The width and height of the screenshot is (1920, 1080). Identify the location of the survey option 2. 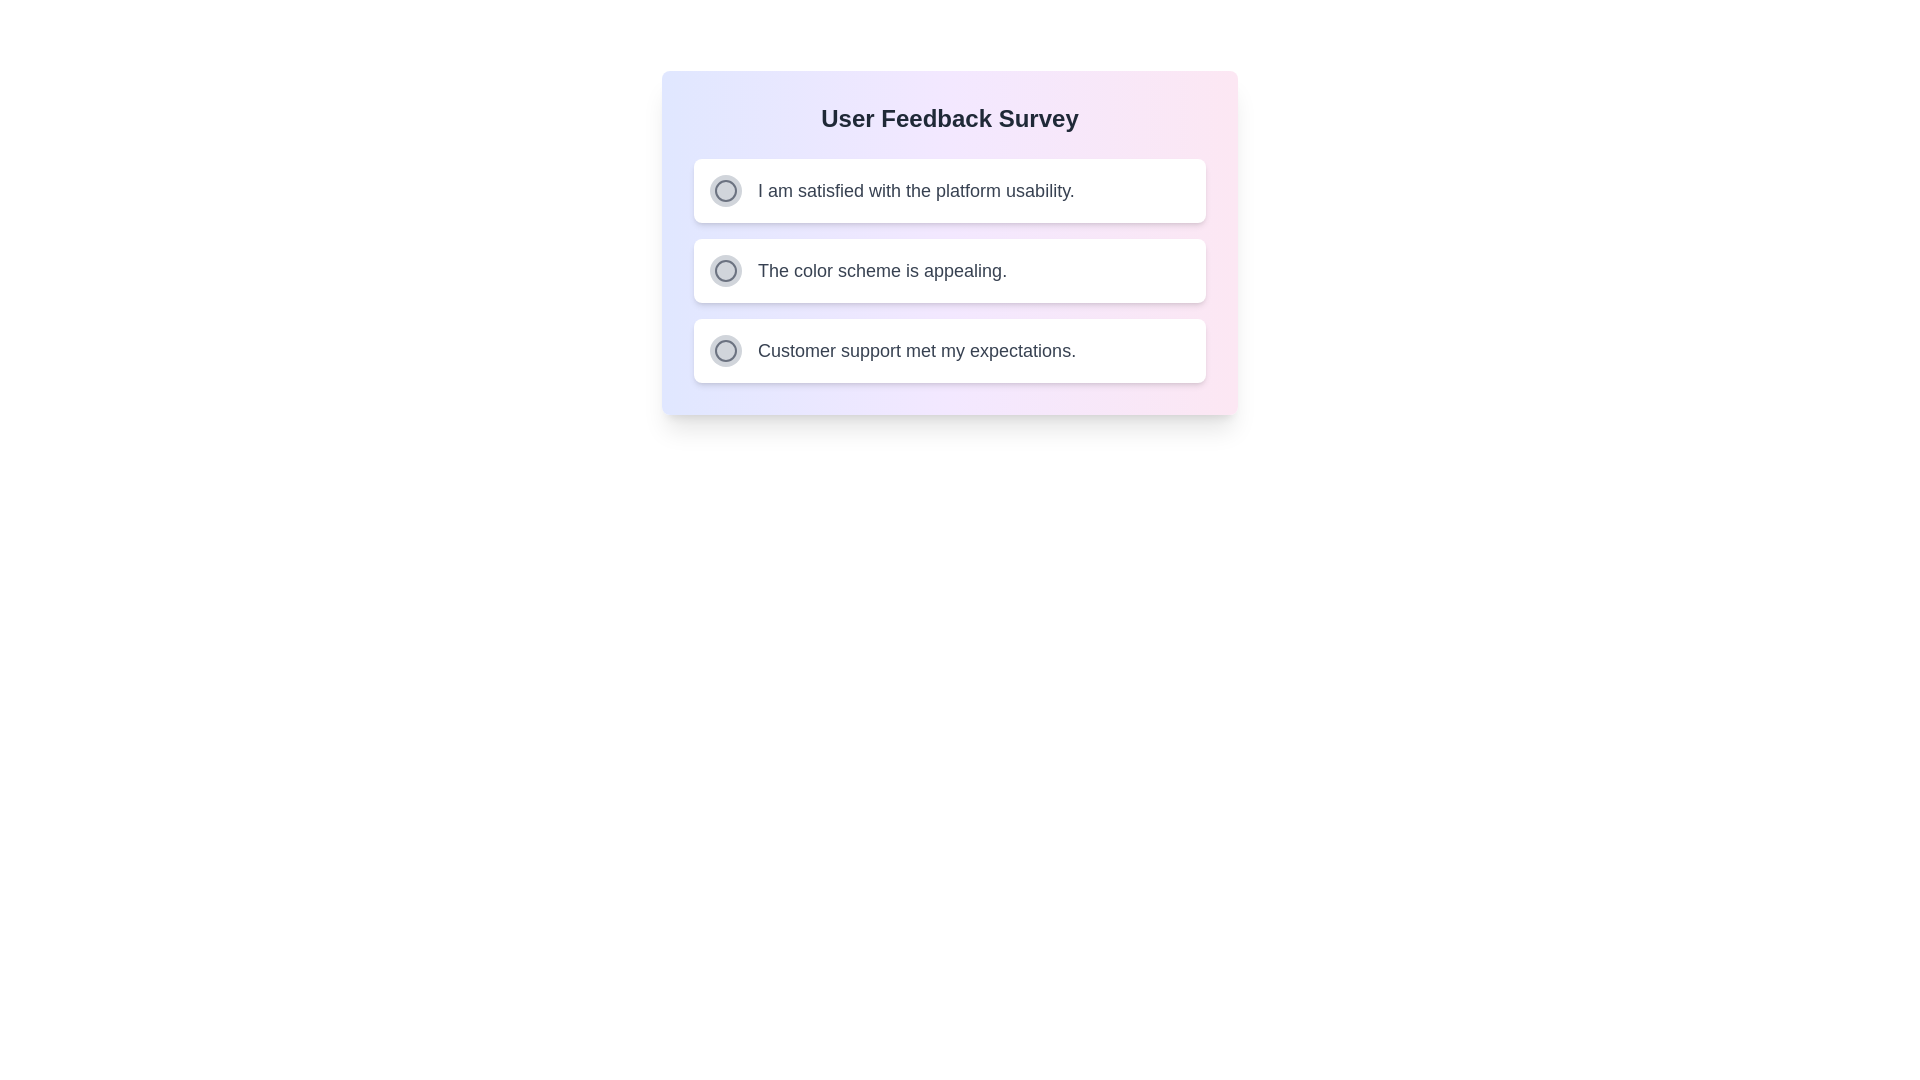
(724, 270).